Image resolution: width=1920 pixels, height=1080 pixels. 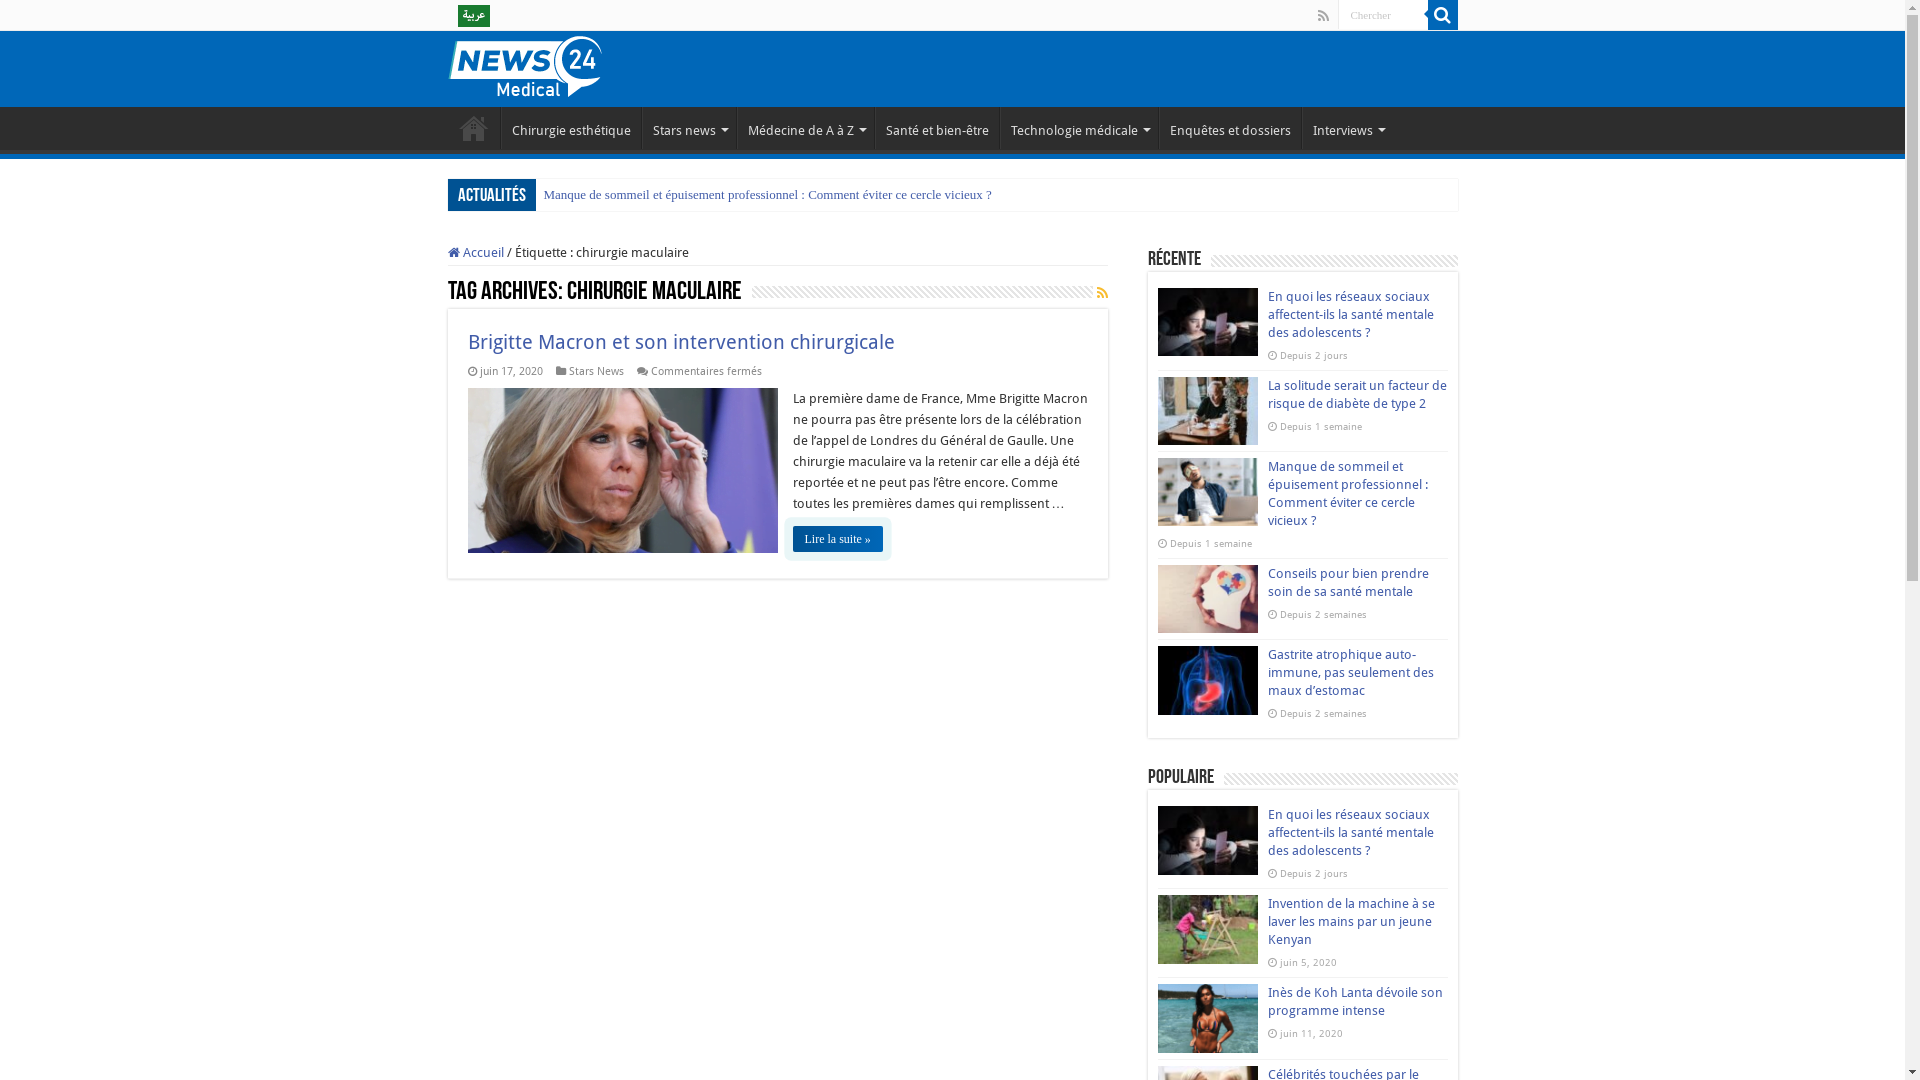 I want to click on 'Chercher', so click(x=1427, y=15).